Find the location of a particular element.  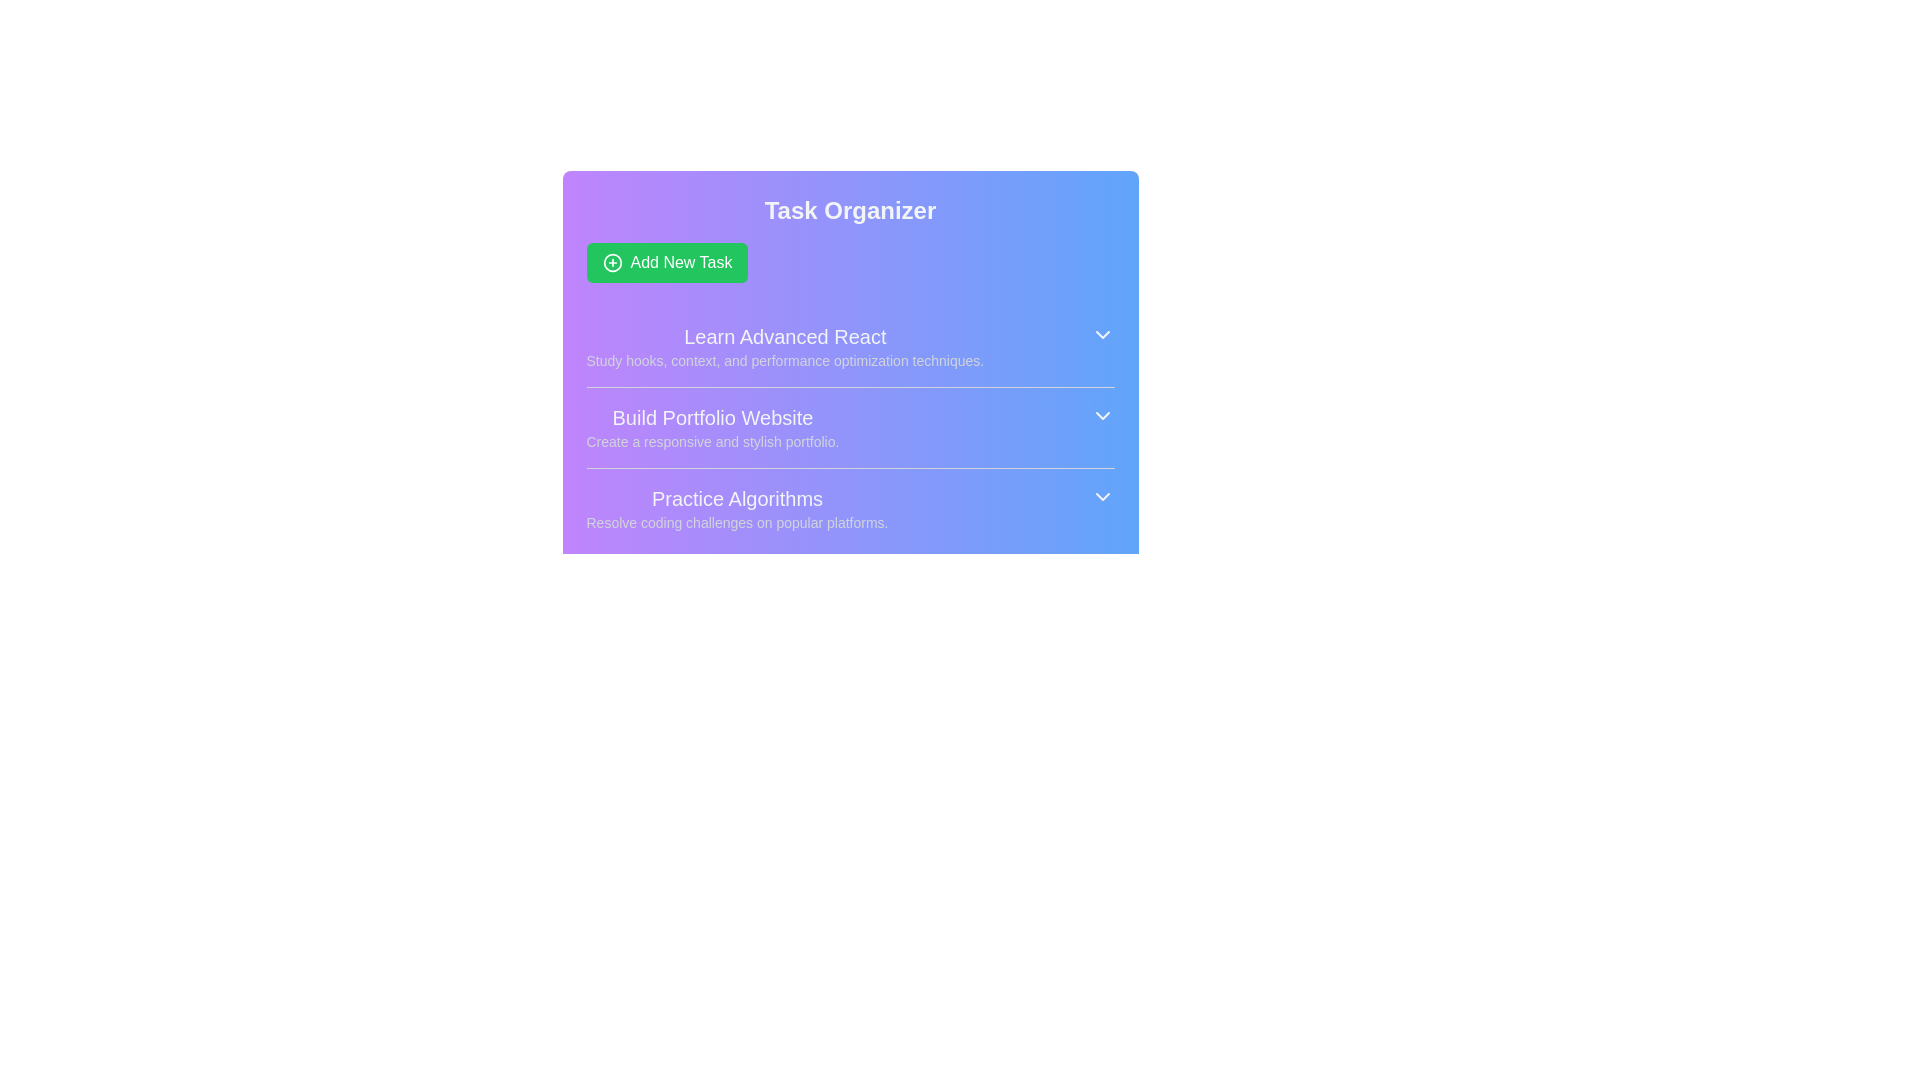

the text block that reads 'Resolve coding challenges on popular platforms.', which is positioned directly below the 'Practice Algorithms' title is located at coordinates (736, 522).